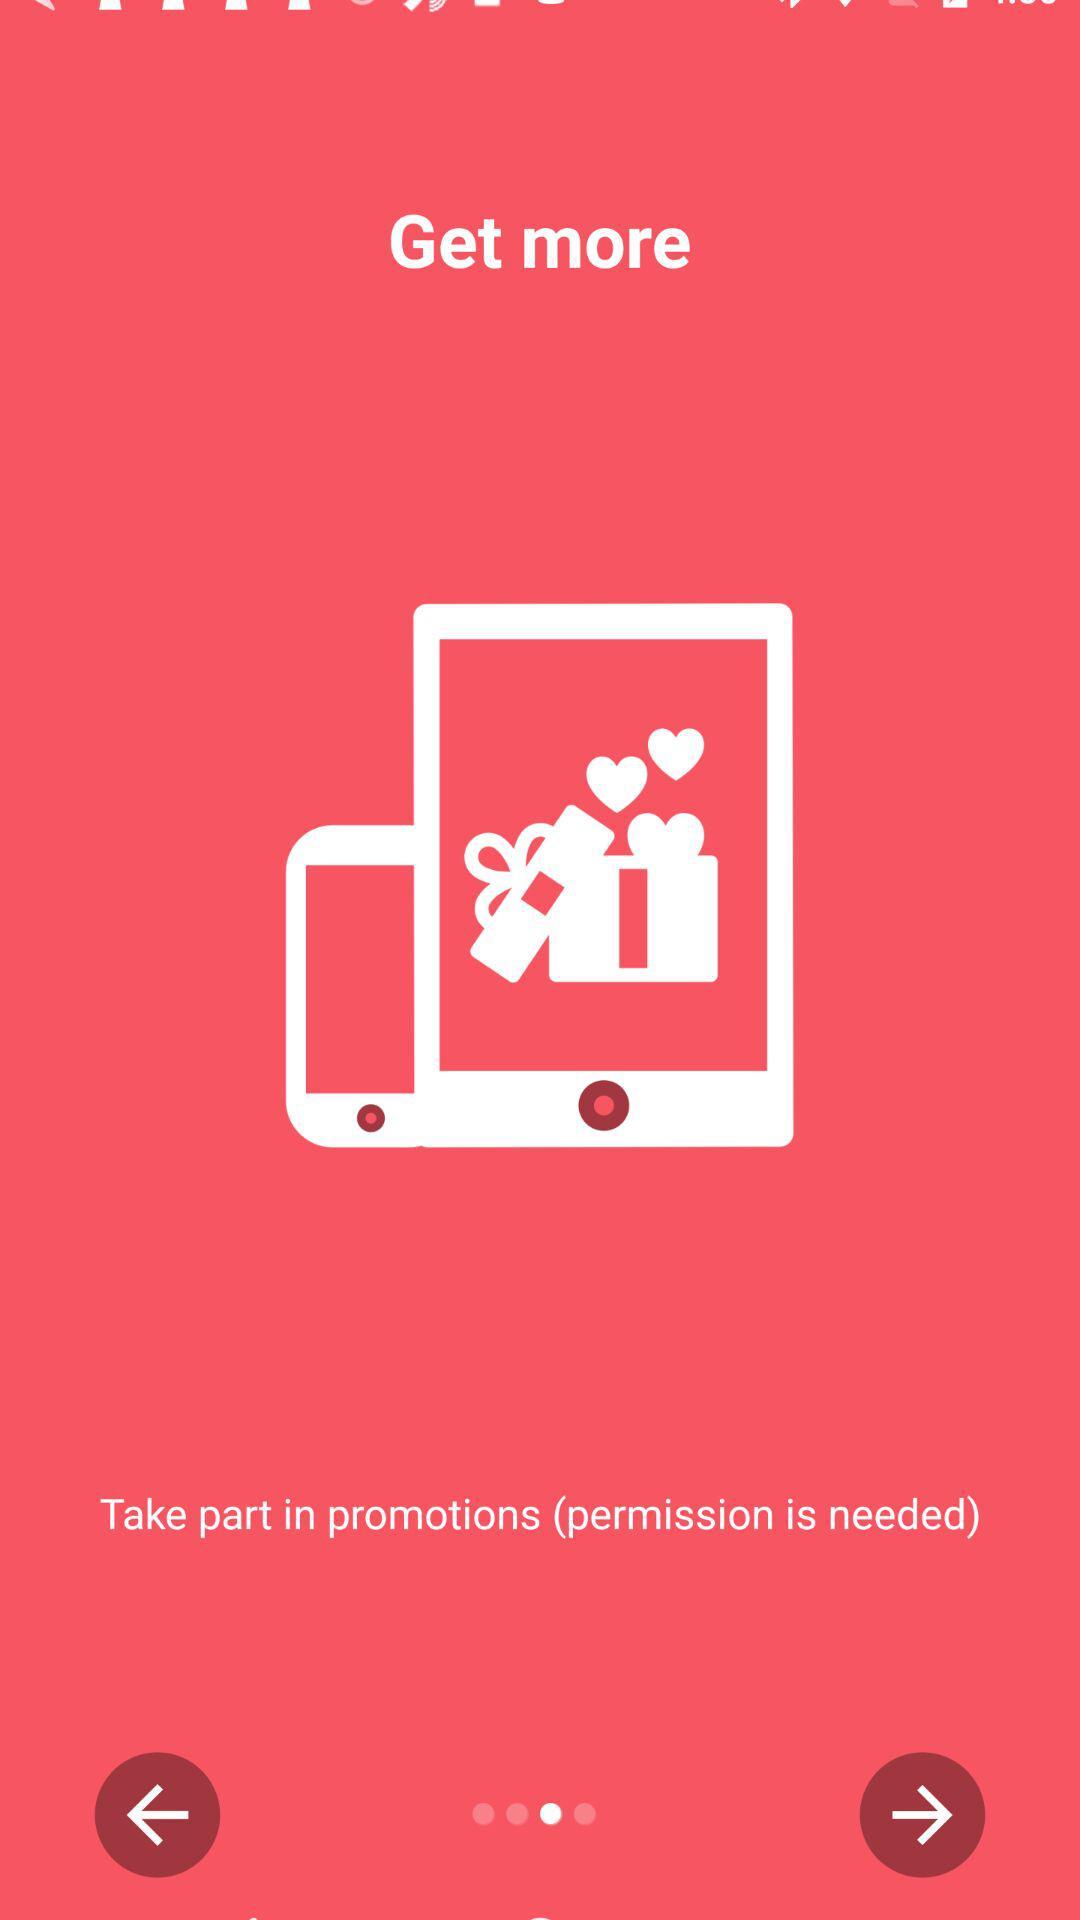 This screenshot has width=1080, height=1920. I want to click on go back, so click(156, 1814).